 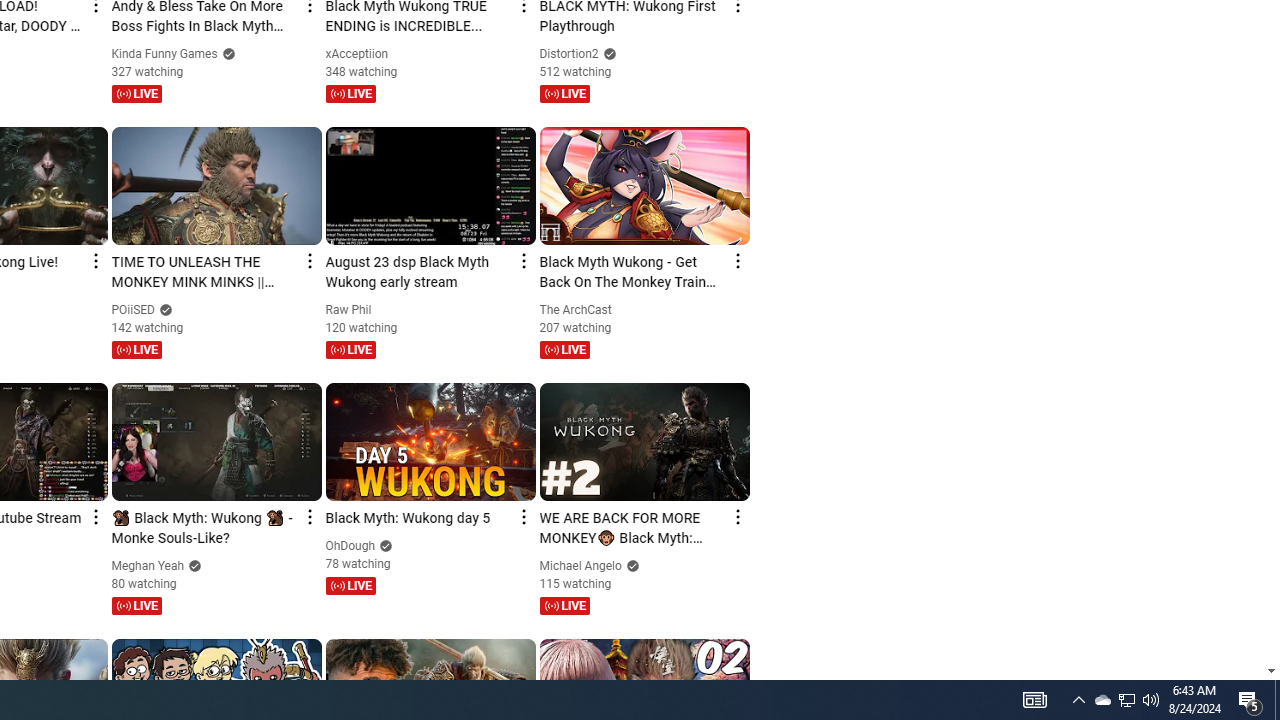 What do you see at coordinates (351, 546) in the screenshot?
I see `'OhDough'` at bounding box center [351, 546].